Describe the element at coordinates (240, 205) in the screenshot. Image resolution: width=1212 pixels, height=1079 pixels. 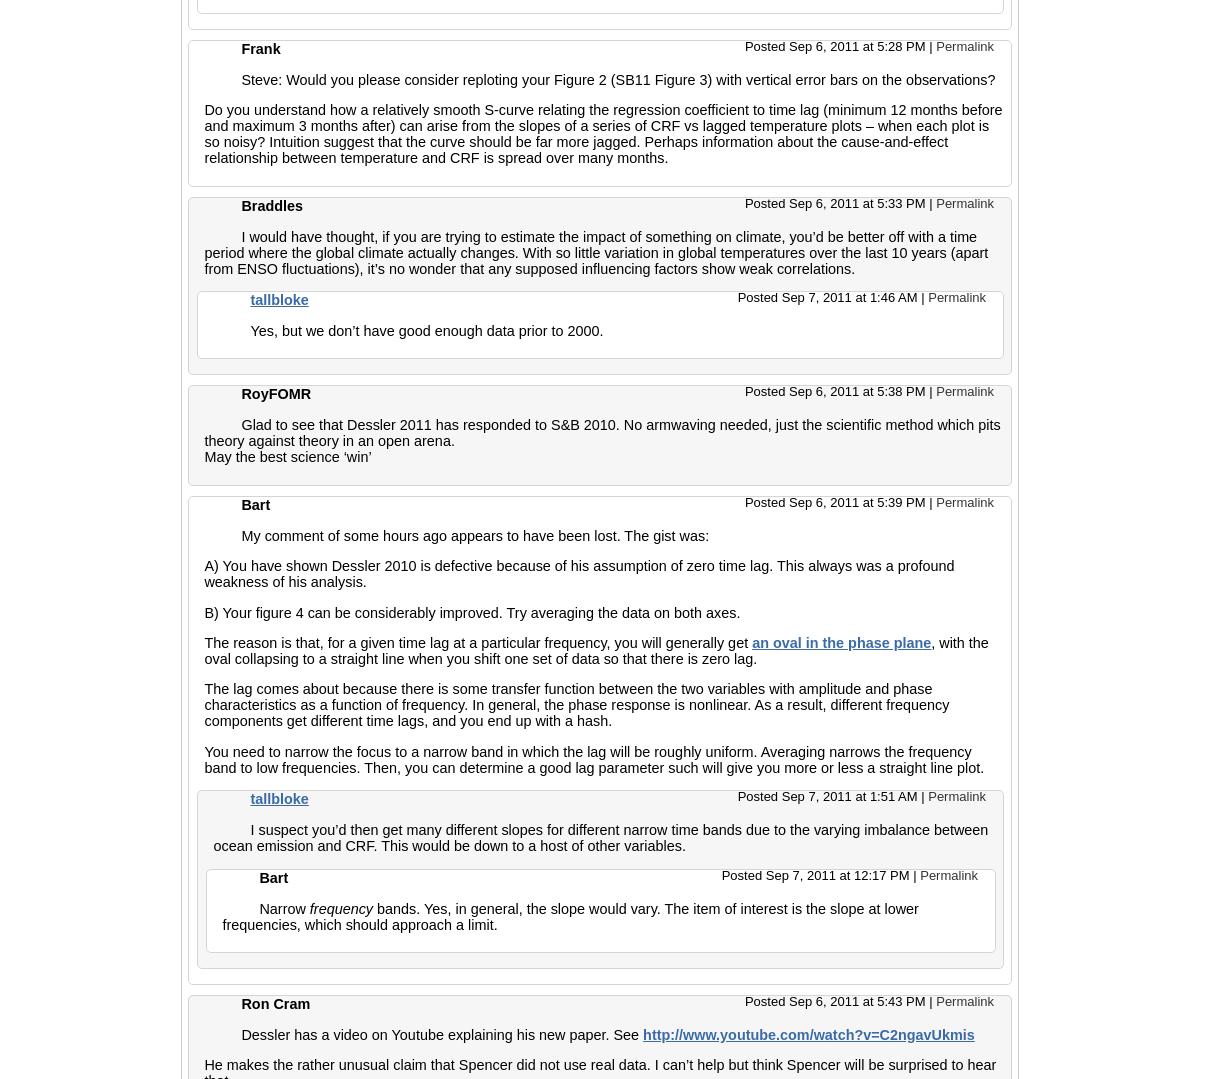
I see `'Braddles'` at that location.